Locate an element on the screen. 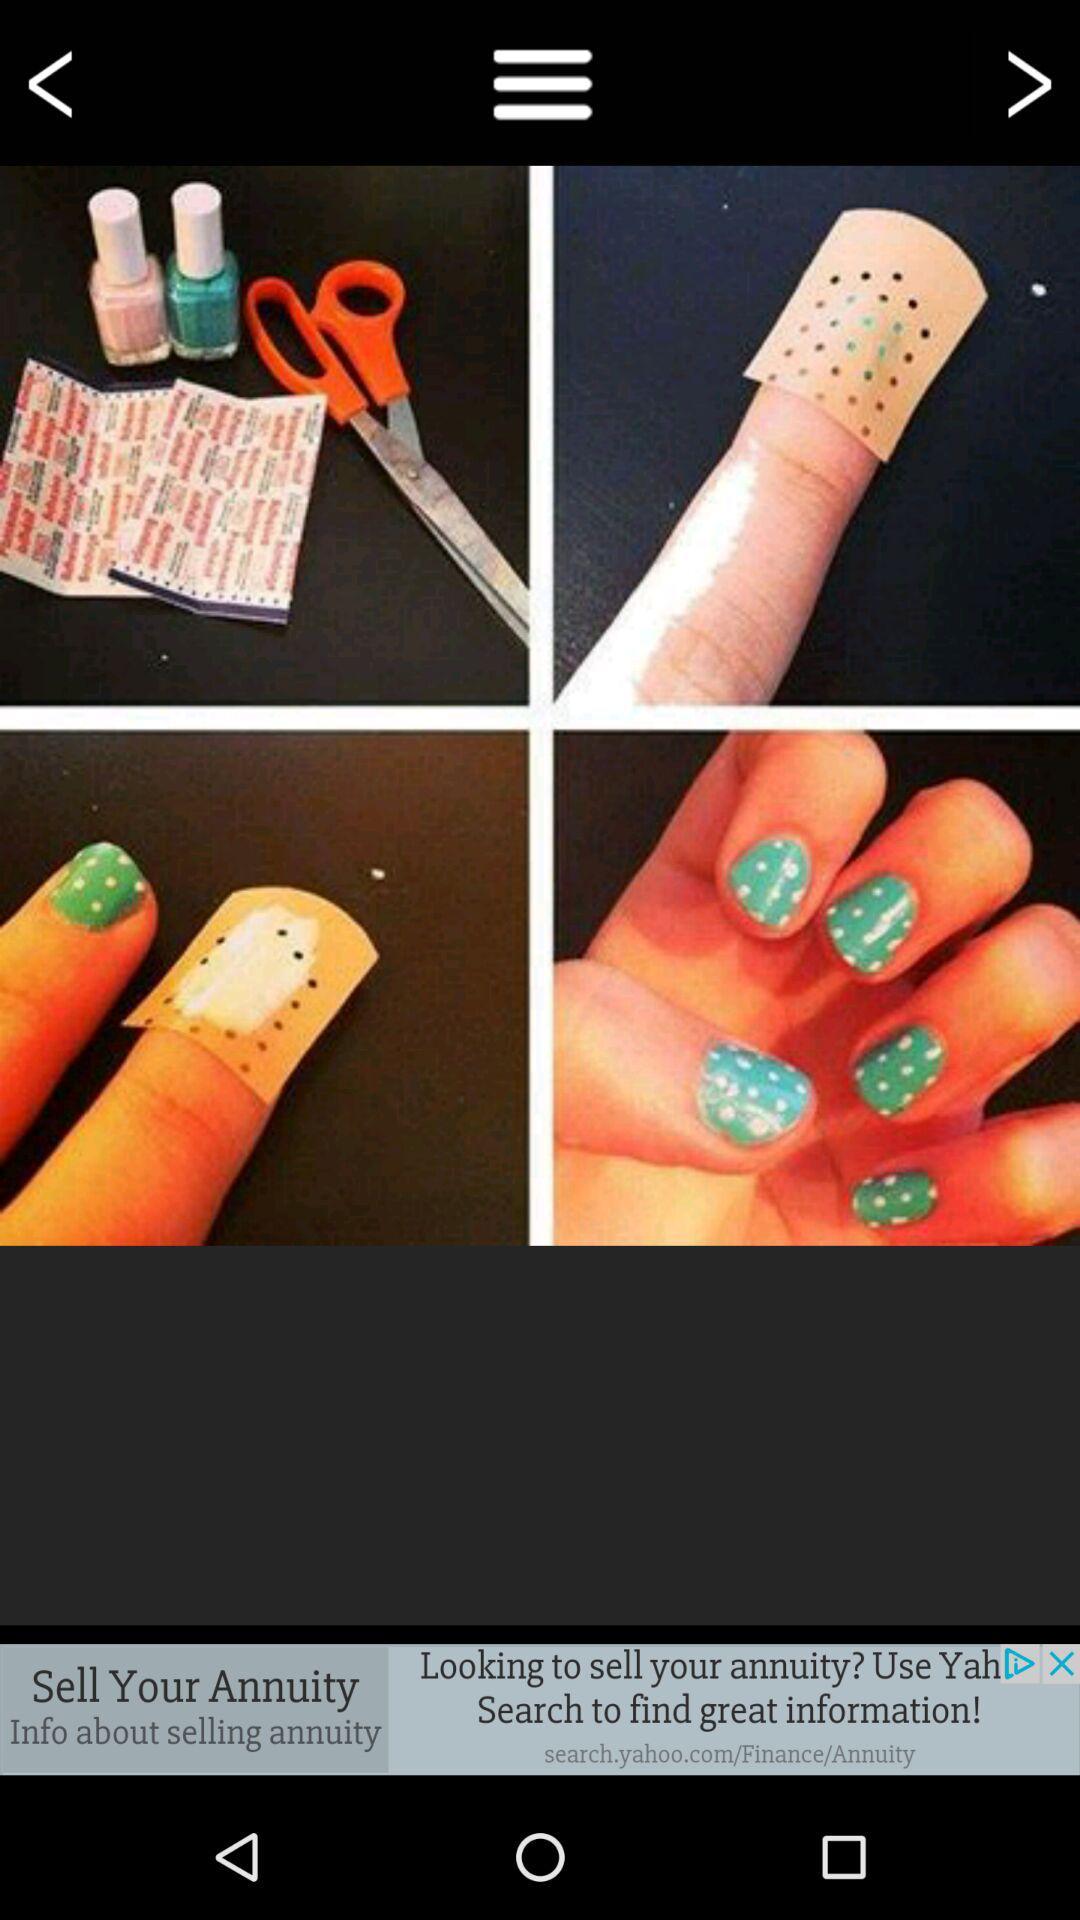  previous page is located at coordinates (53, 81).